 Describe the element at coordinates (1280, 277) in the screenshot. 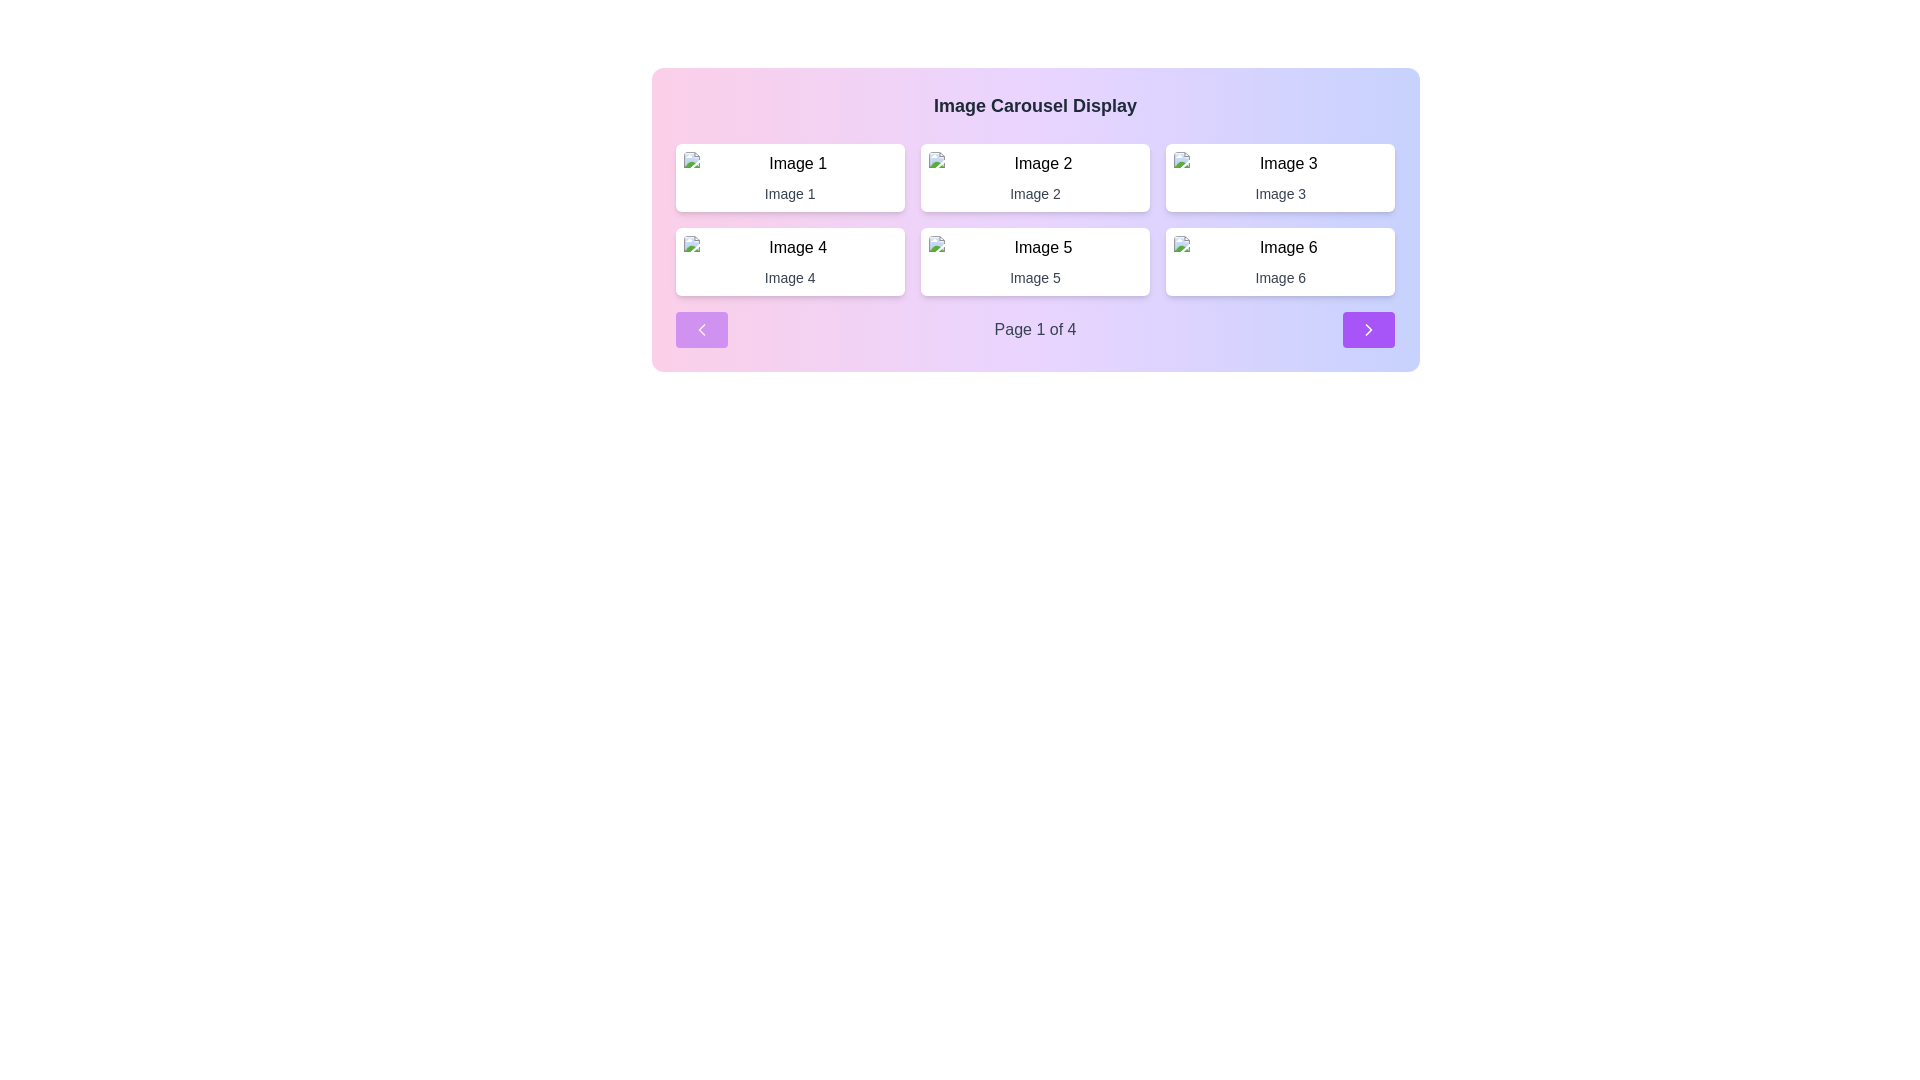

I see `the text label displaying the caption 'Image 6', which is positioned below its corresponding image placeholder in the grid layout` at that location.